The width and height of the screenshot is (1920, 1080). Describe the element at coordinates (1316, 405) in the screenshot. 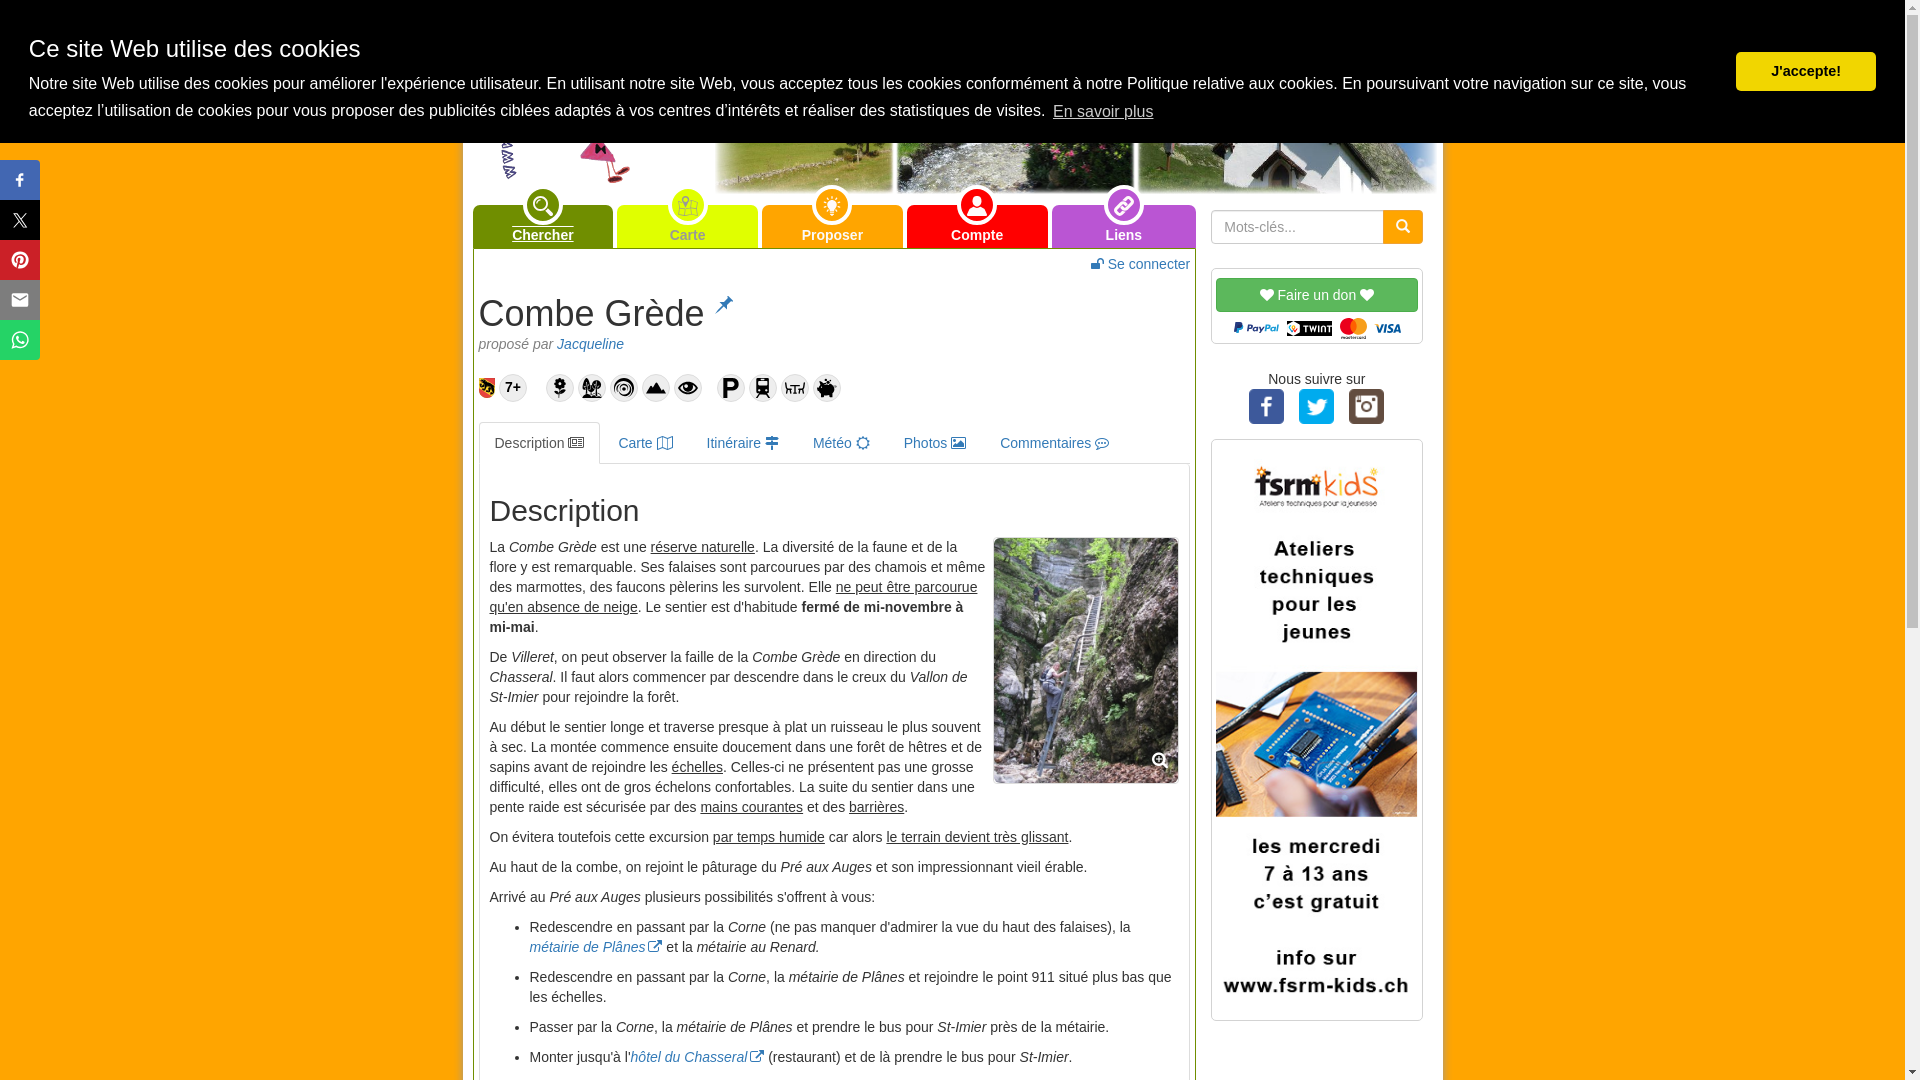

I see `'Suivre balades-en-famille.ch sur twitter'` at that location.